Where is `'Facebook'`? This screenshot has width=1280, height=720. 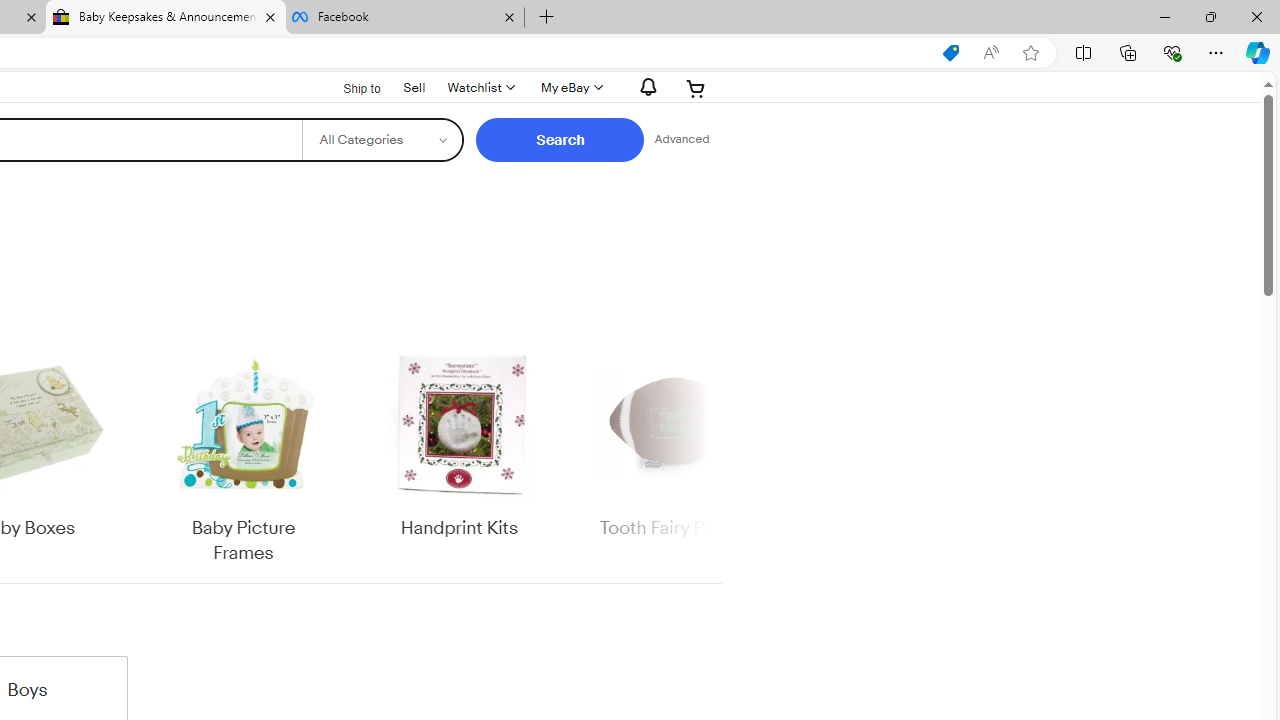
'Facebook' is located at coordinates (403, 17).